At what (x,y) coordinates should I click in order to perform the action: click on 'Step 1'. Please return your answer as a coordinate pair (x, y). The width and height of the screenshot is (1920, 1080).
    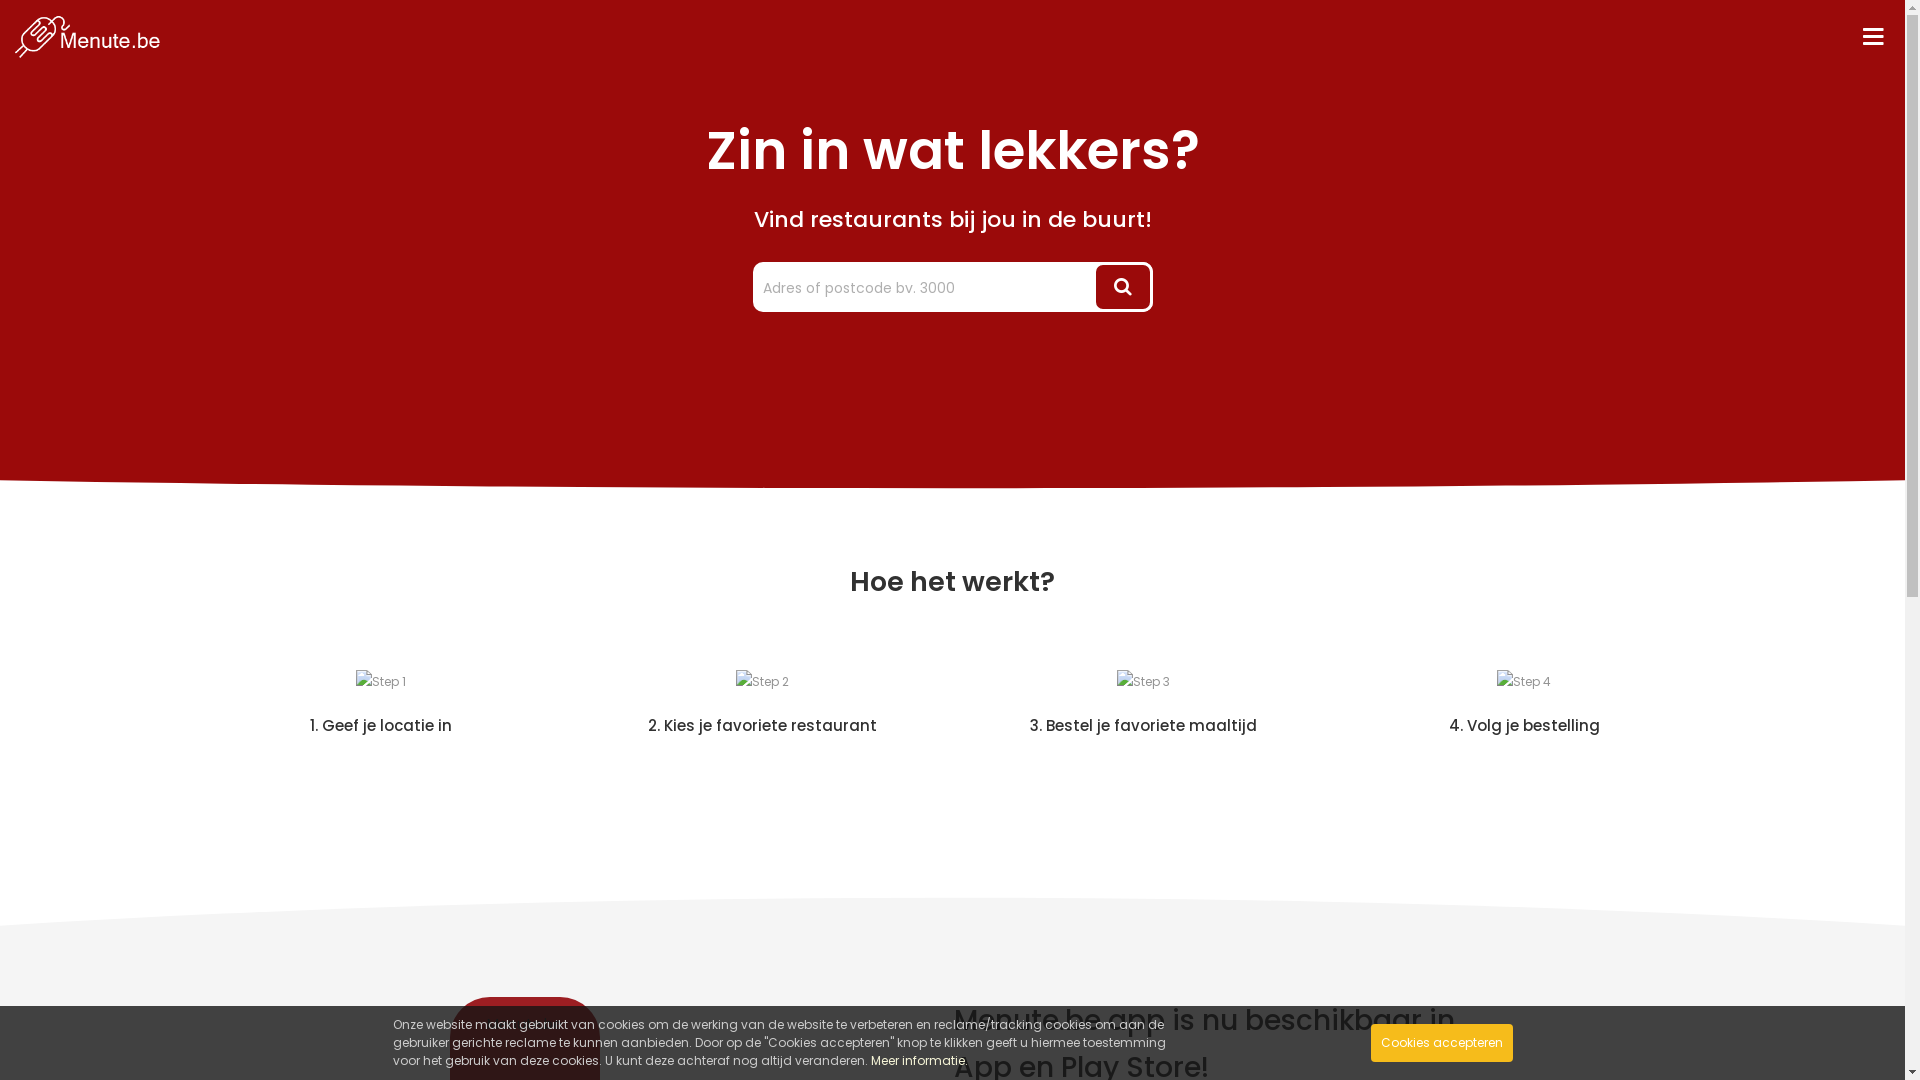
    Looking at the image, I should click on (380, 681).